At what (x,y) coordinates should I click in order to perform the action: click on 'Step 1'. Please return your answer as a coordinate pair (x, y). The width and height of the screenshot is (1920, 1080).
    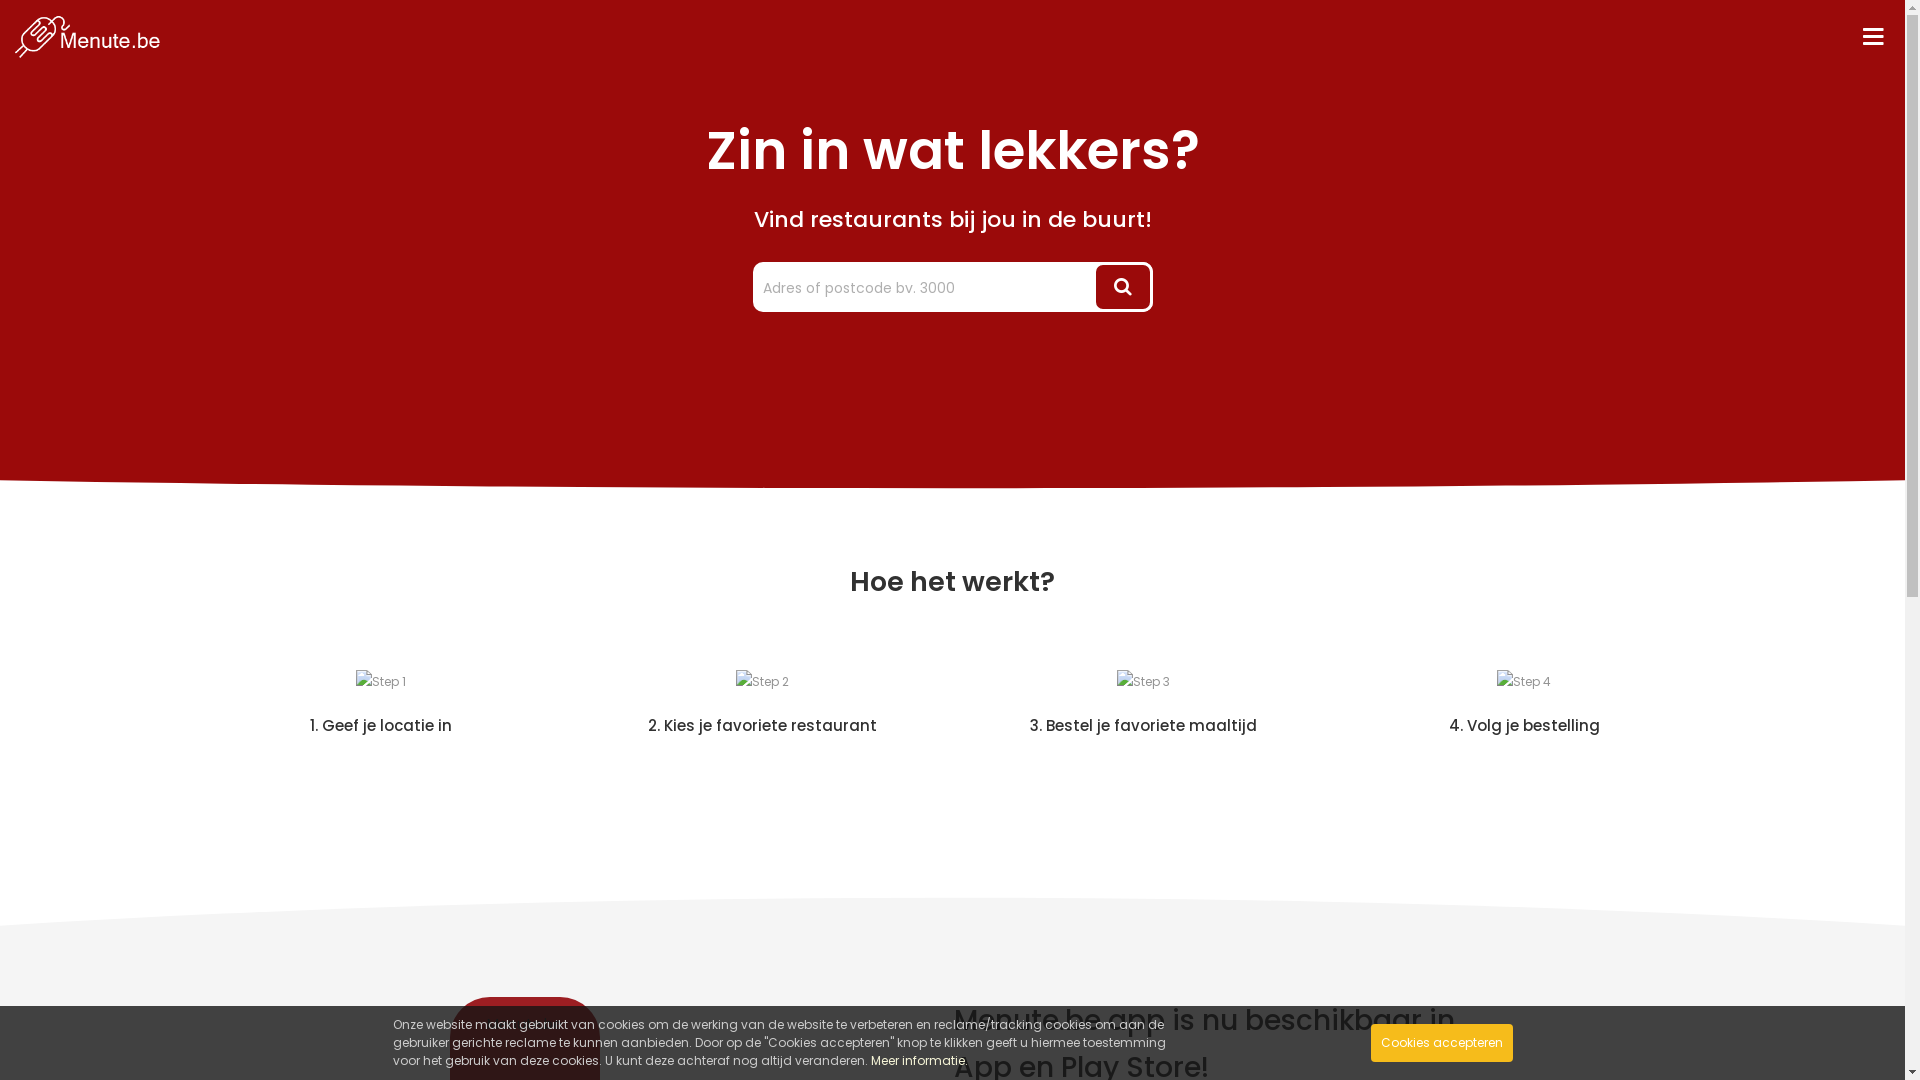
    Looking at the image, I should click on (380, 681).